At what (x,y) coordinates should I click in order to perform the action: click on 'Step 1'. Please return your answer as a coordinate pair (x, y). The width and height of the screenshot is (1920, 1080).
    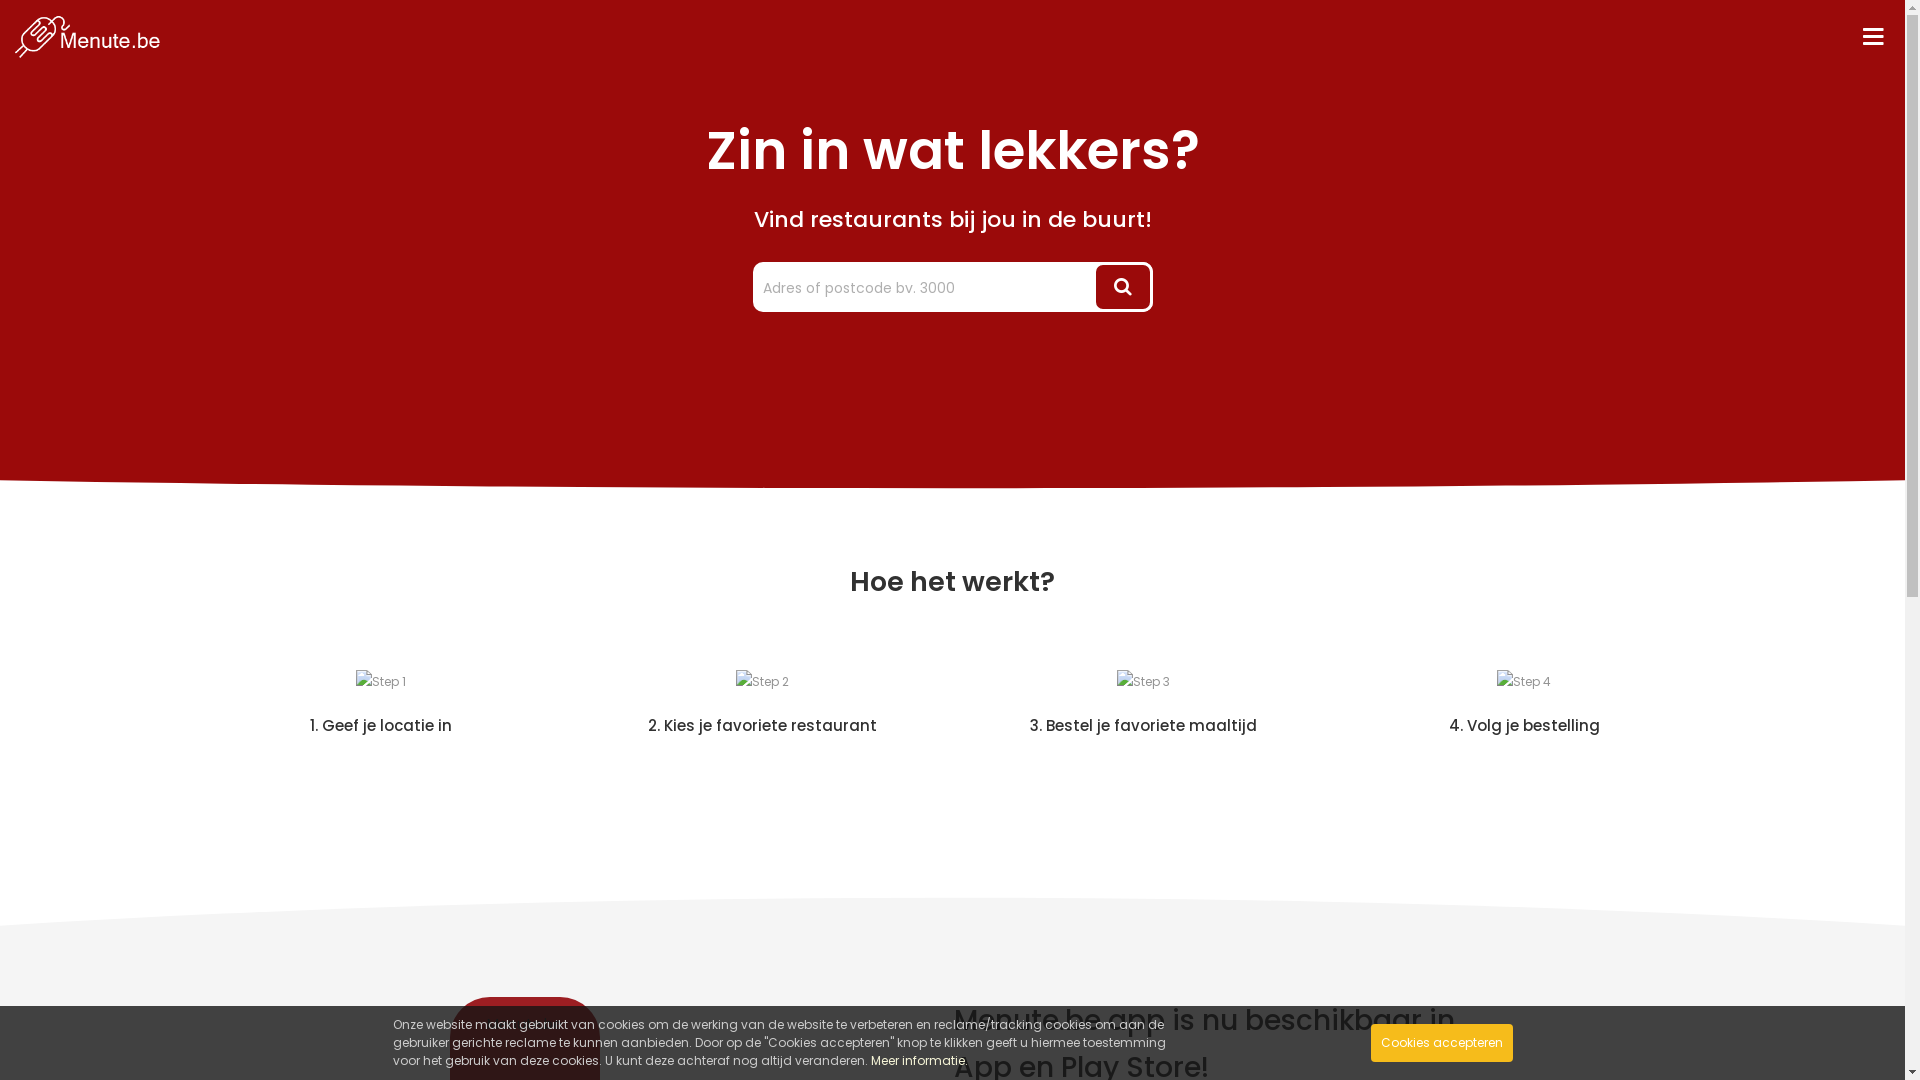
    Looking at the image, I should click on (380, 681).